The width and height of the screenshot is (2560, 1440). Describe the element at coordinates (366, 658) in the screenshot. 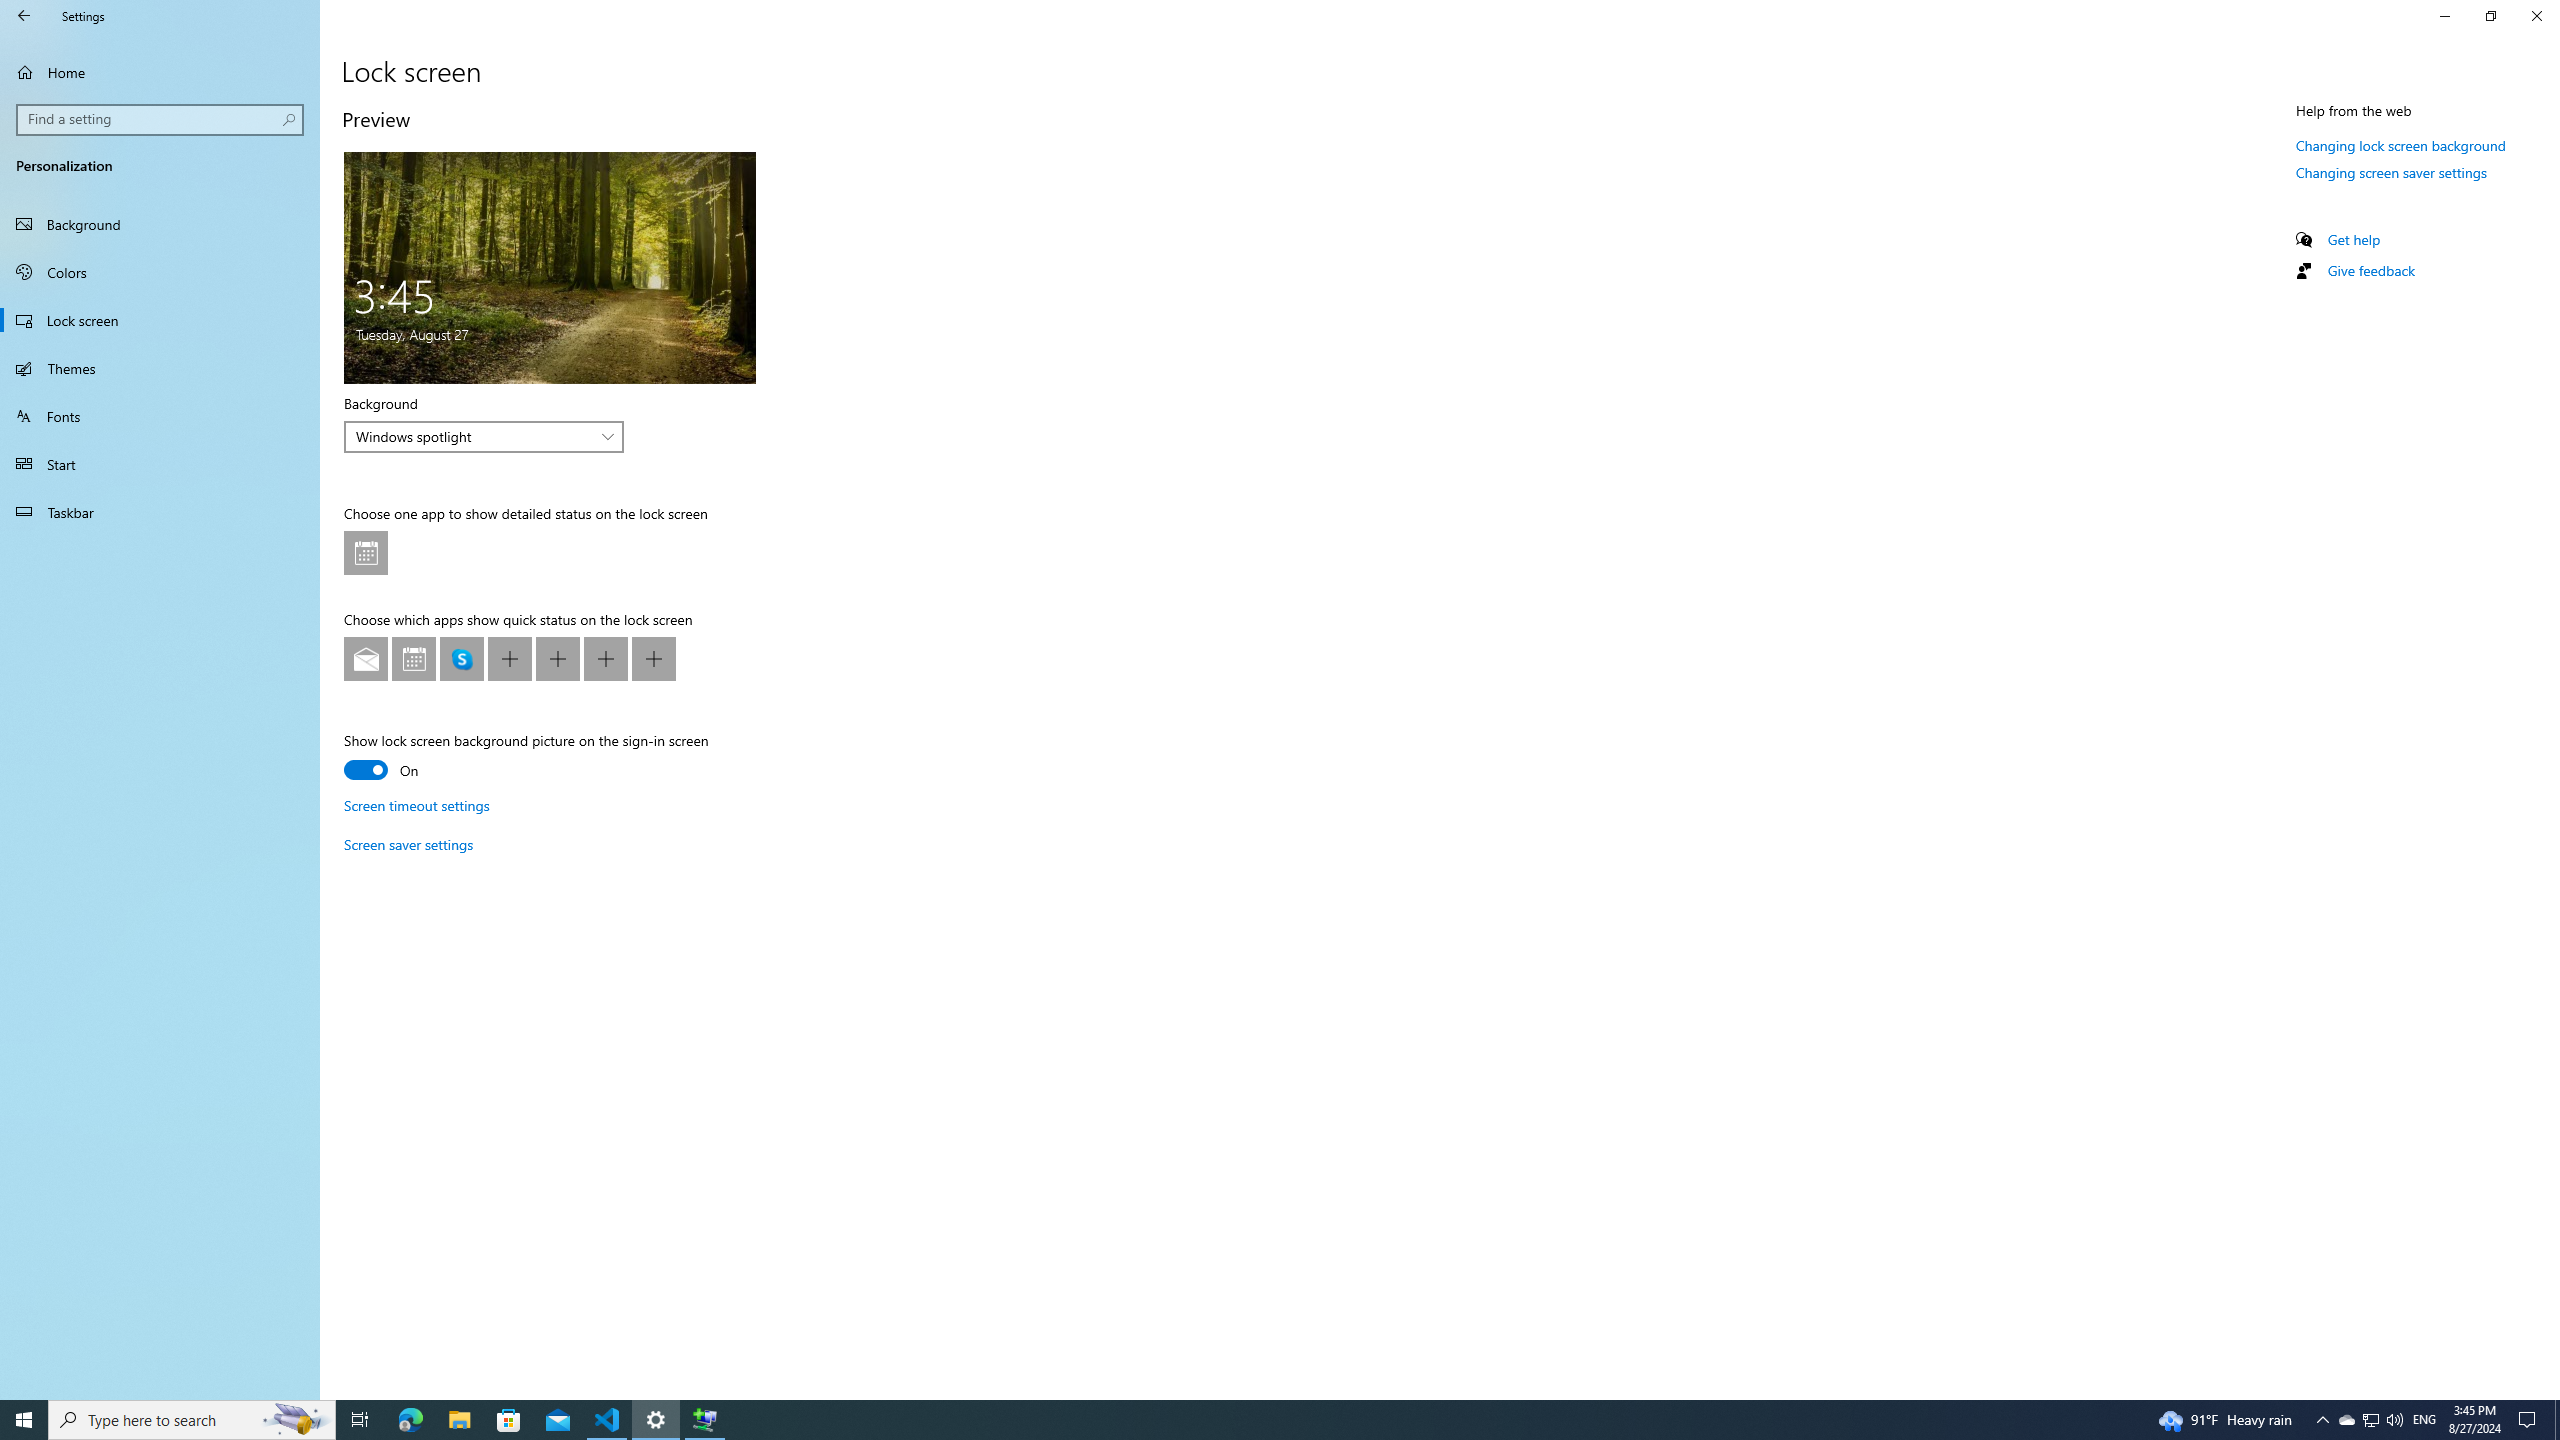

I see `'Lock screen app quick status at position 1'` at that location.